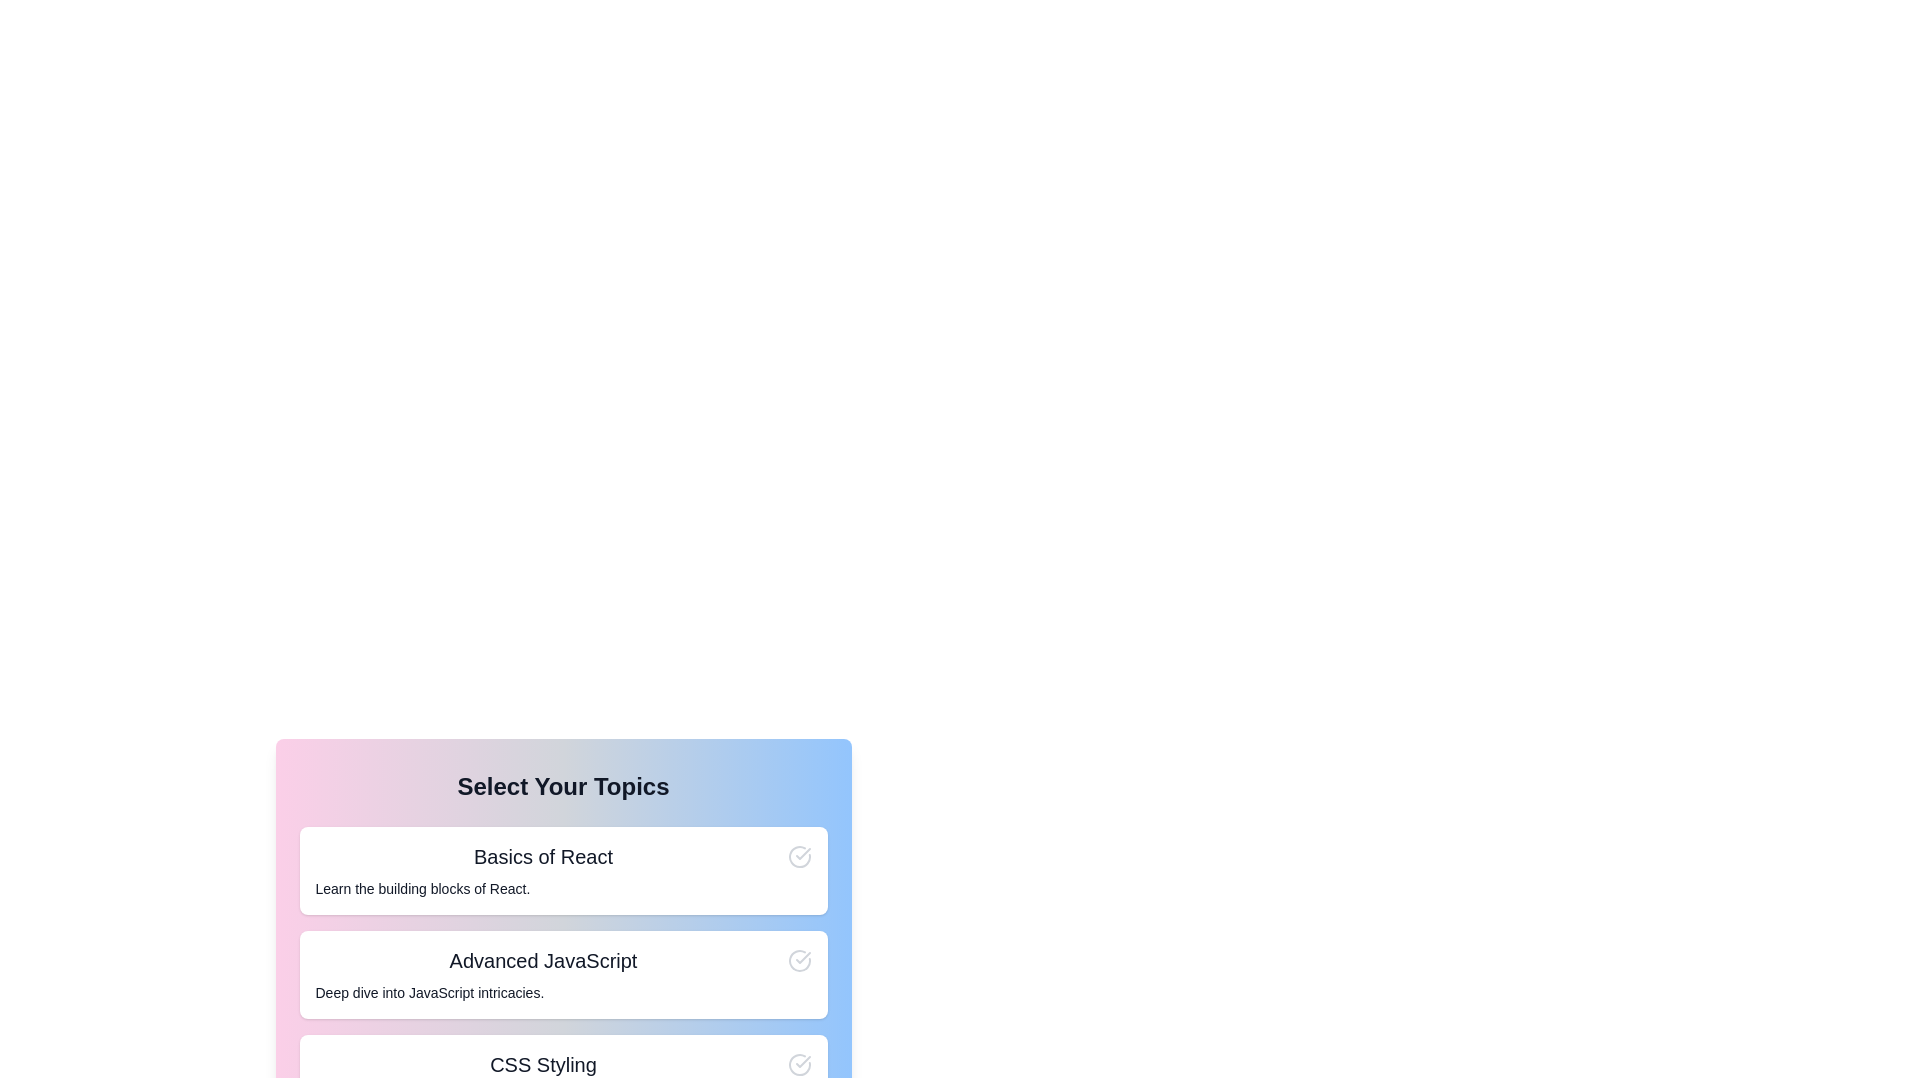 This screenshot has width=1920, height=1080. What do you see at coordinates (562, 870) in the screenshot?
I see `the card titled 'Basics of React'` at bounding box center [562, 870].